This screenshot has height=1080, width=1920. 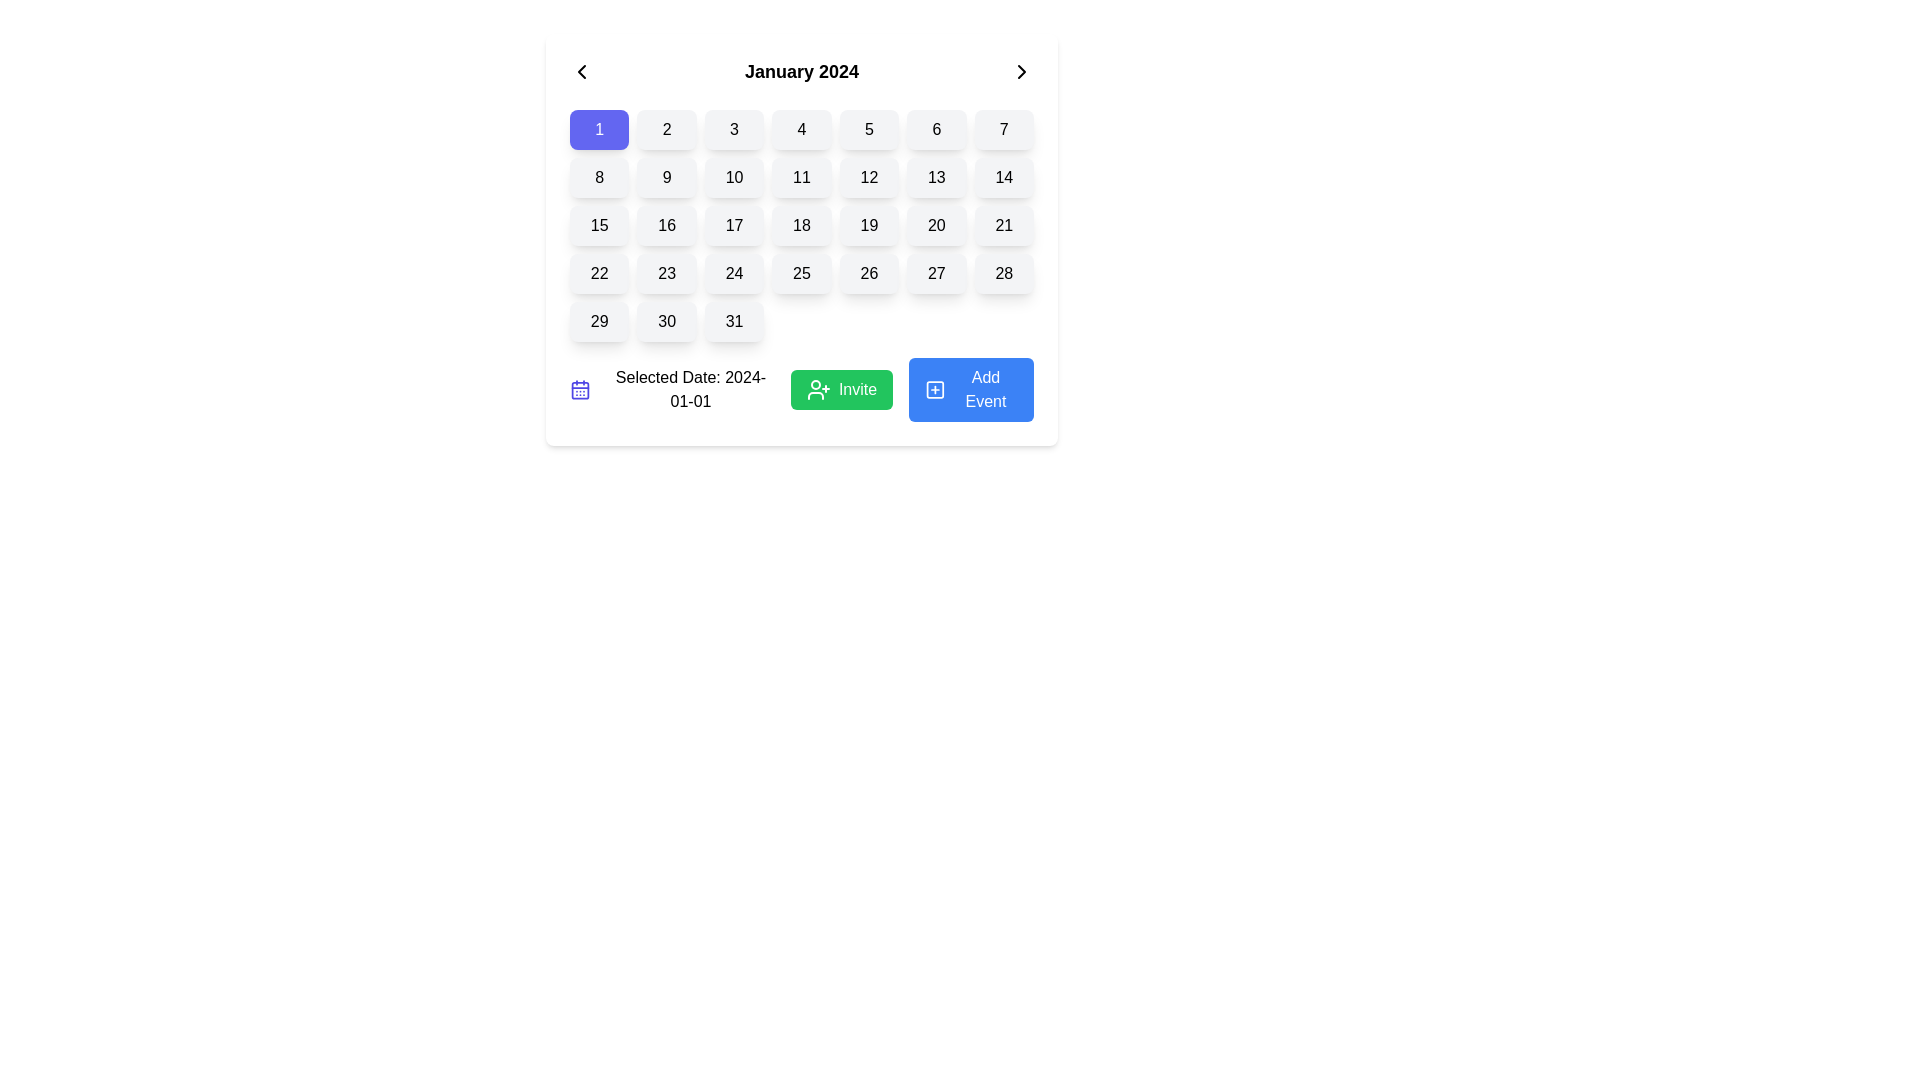 What do you see at coordinates (869, 225) in the screenshot?
I see `the Button-like calendar day cell representing the 19th day` at bounding box center [869, 225].